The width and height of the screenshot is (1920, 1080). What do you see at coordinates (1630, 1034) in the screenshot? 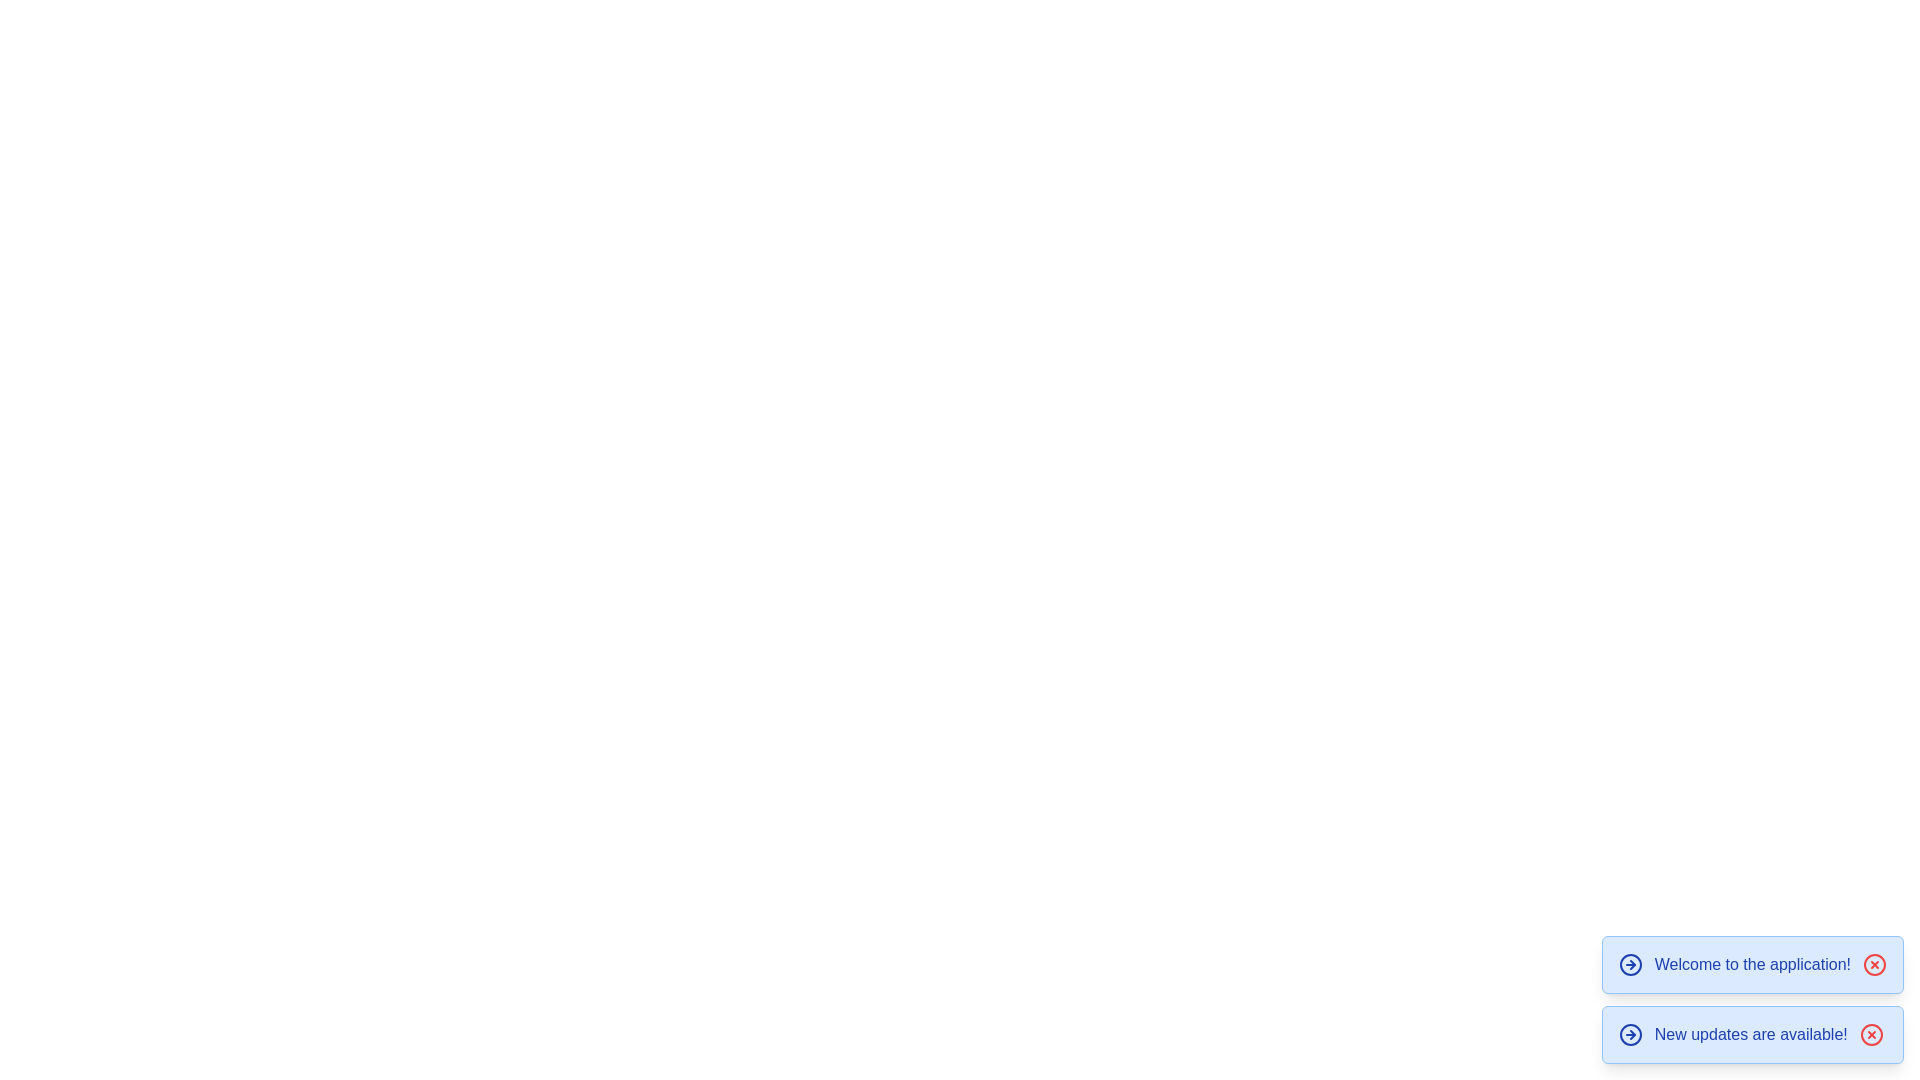
I see `the small circular icon with a blue outline and a right-pointing arrow, located at the left end of the notification strip that displays 'New updates are available!'` at bounding box center [1630, 1034].